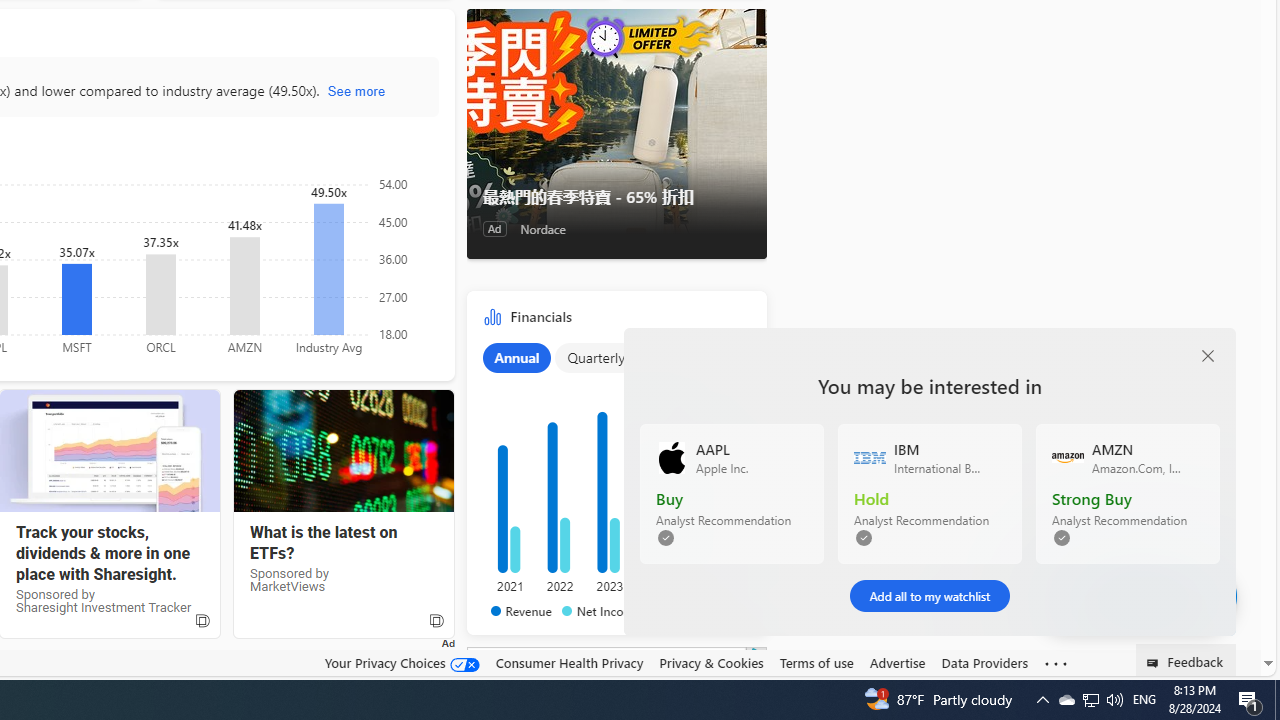 Image resolution: width=1280 pixels, height=720 pixels. Describe the element at coordinates (896, 663) in the screenshot. I see `'Advertise'` at that location.